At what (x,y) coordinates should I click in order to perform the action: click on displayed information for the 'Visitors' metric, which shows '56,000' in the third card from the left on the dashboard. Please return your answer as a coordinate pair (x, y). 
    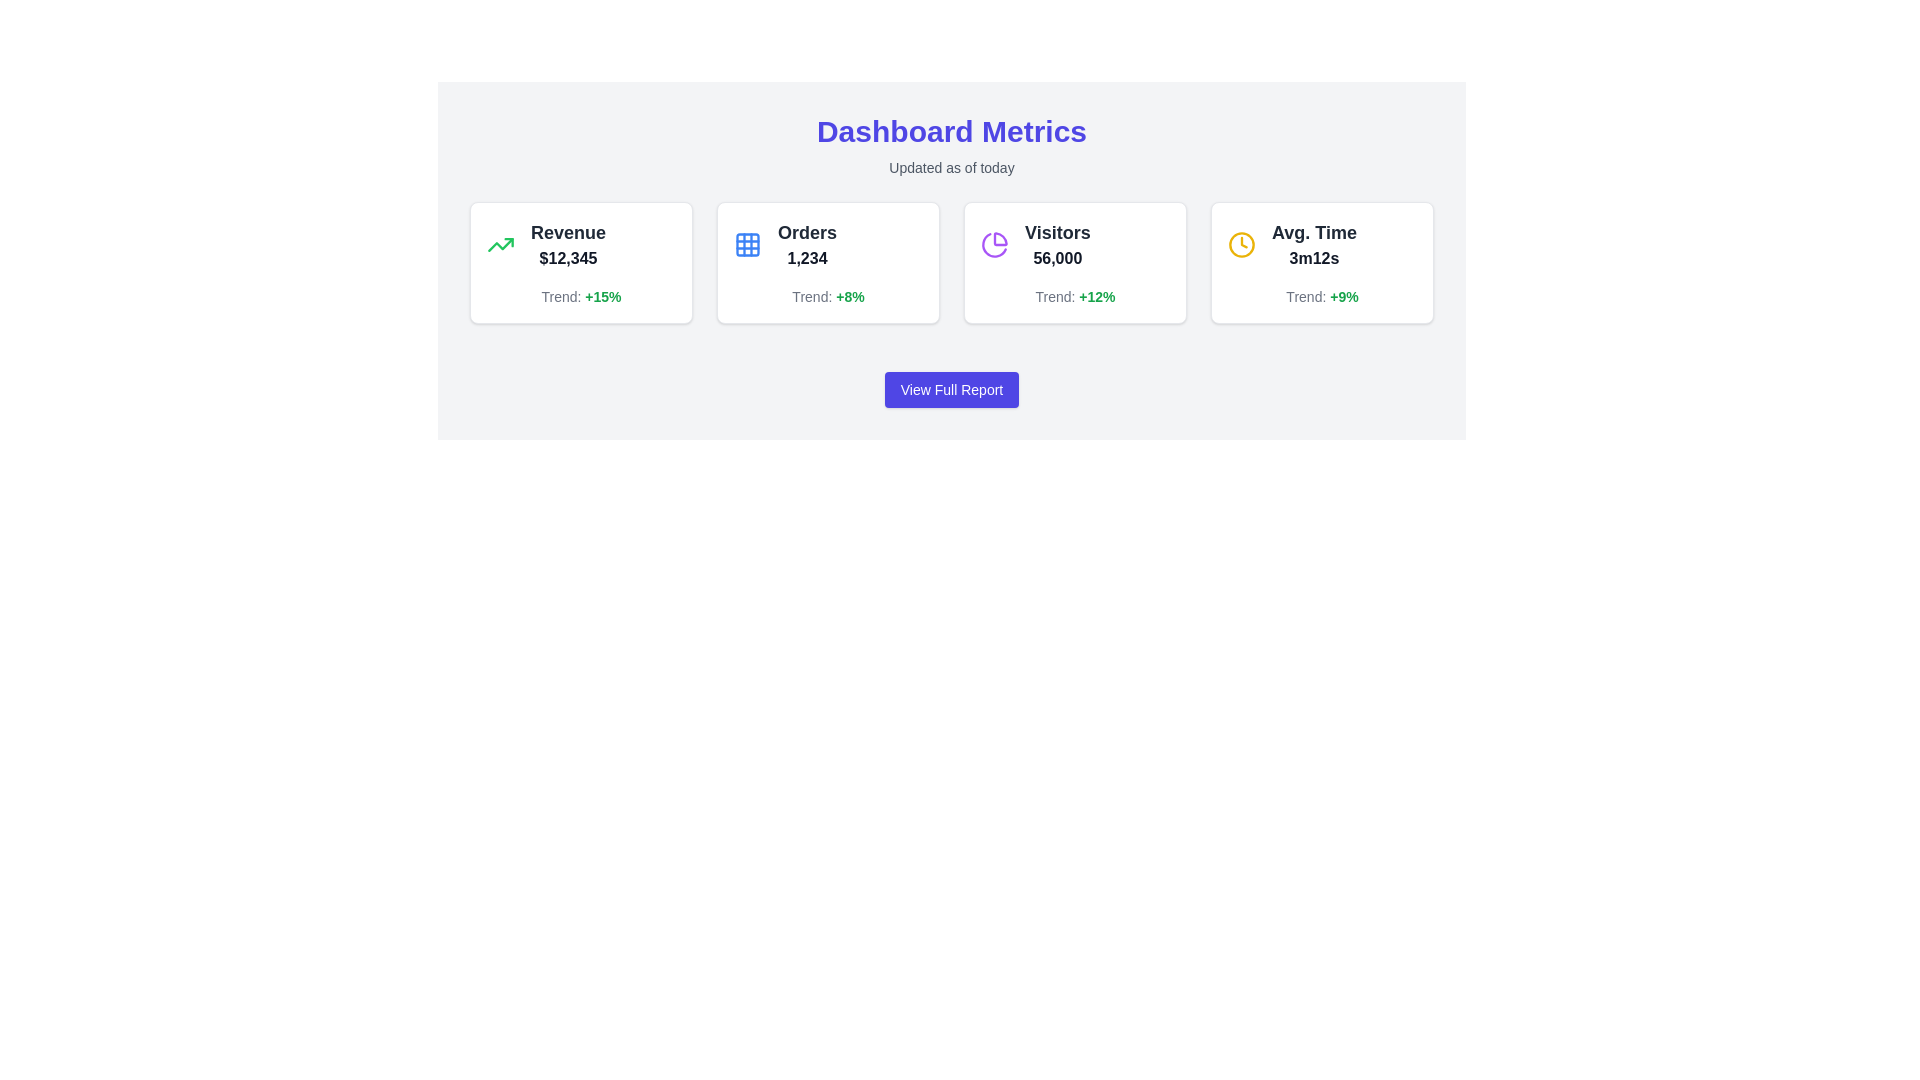
    Looking at the image, I should click on (1074, 244).